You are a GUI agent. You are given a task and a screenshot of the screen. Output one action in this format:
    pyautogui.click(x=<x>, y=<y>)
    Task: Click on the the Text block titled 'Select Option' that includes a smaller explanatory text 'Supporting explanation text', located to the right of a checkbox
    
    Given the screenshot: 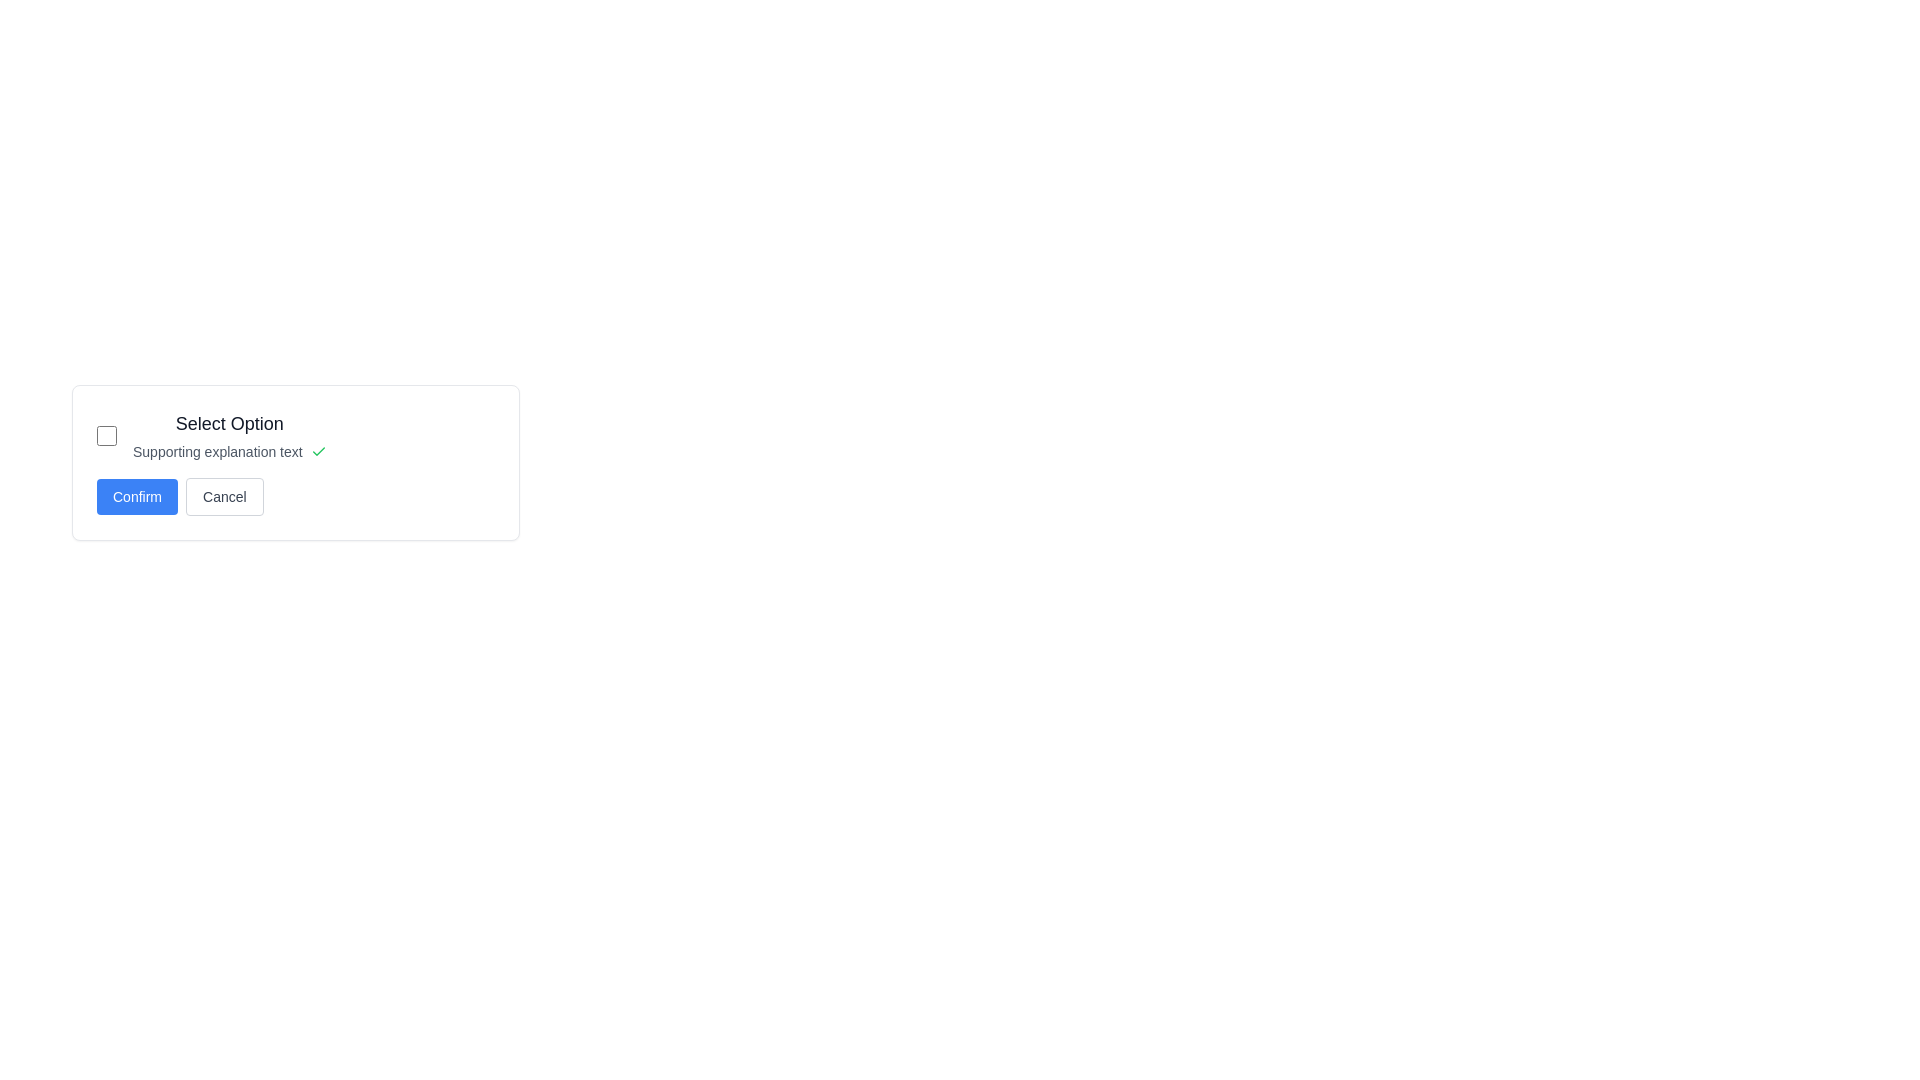 What is the action you would take?
    pyautogui.click(x=229, y=434)
    